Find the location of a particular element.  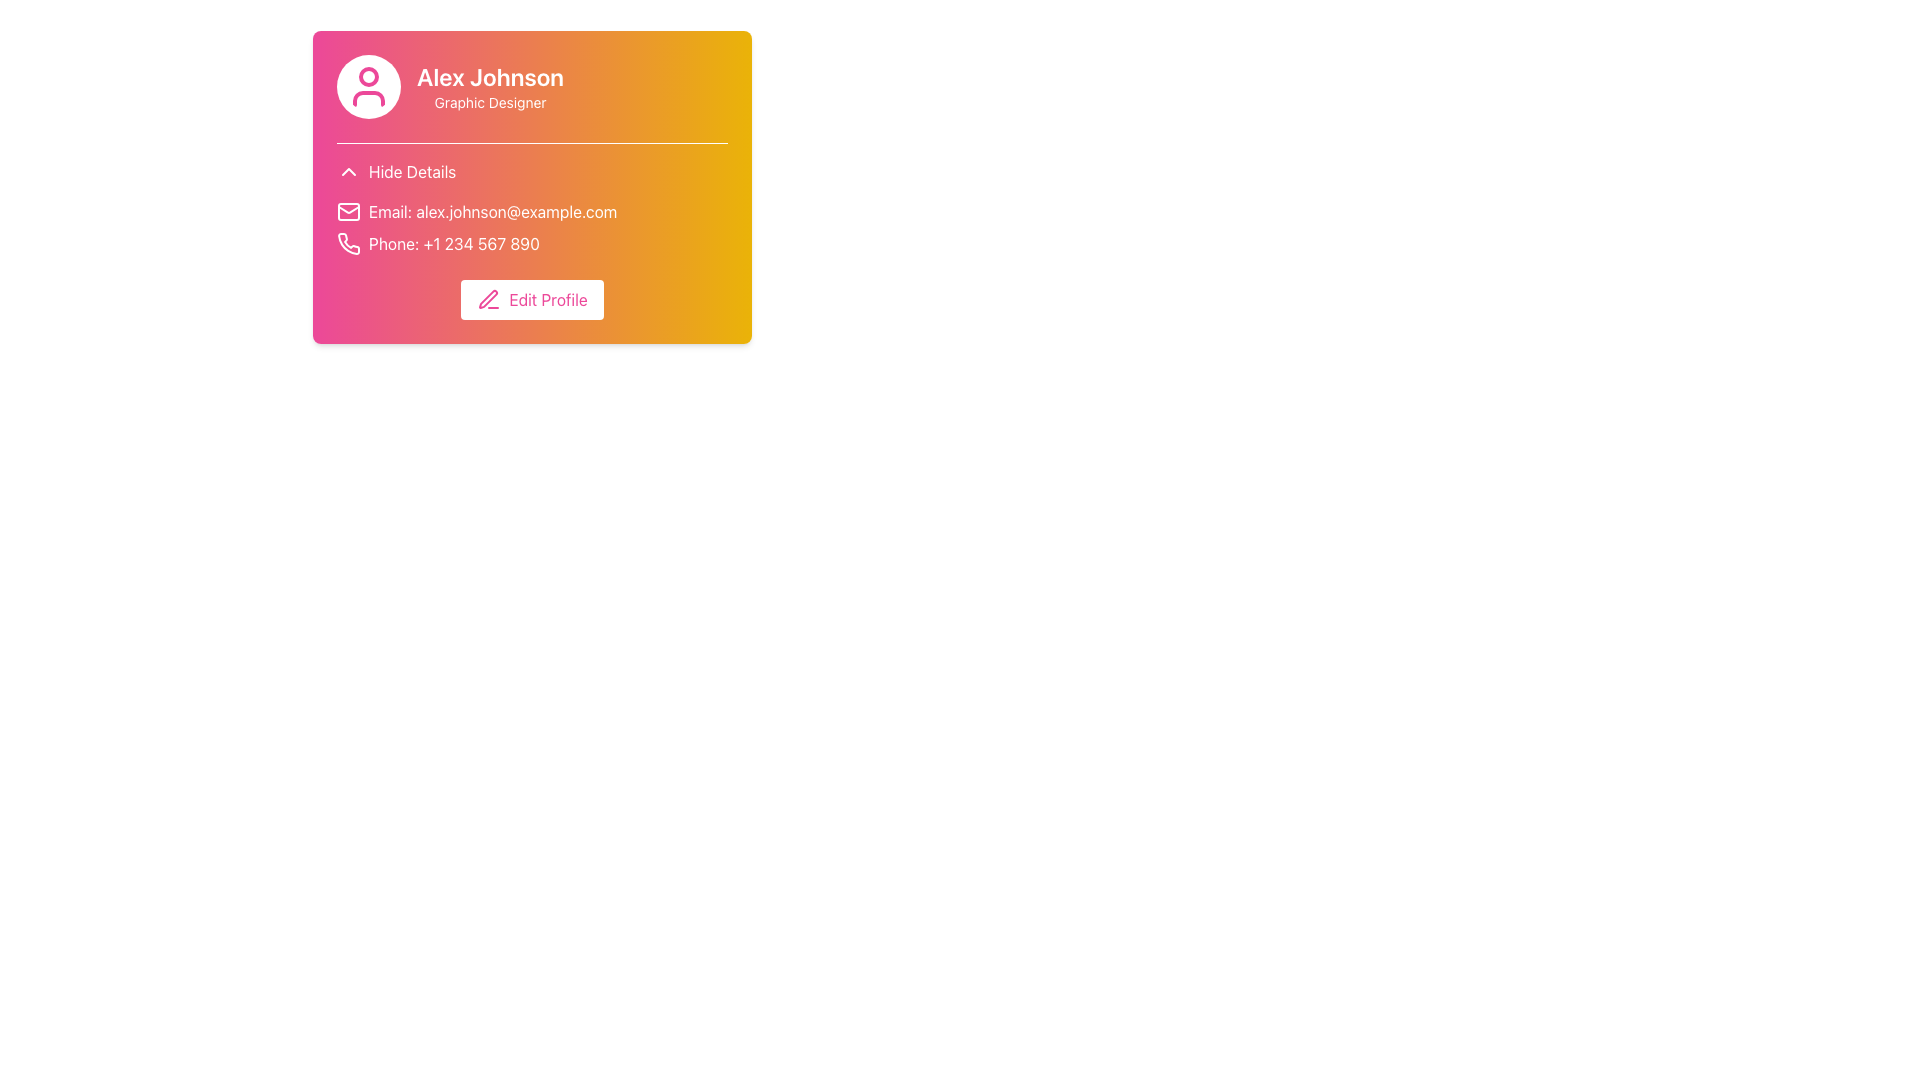

the small pink phone icon located to the left of the phone number '+1 234 567 890' in the contact information section is located at coordinates (349, 242).